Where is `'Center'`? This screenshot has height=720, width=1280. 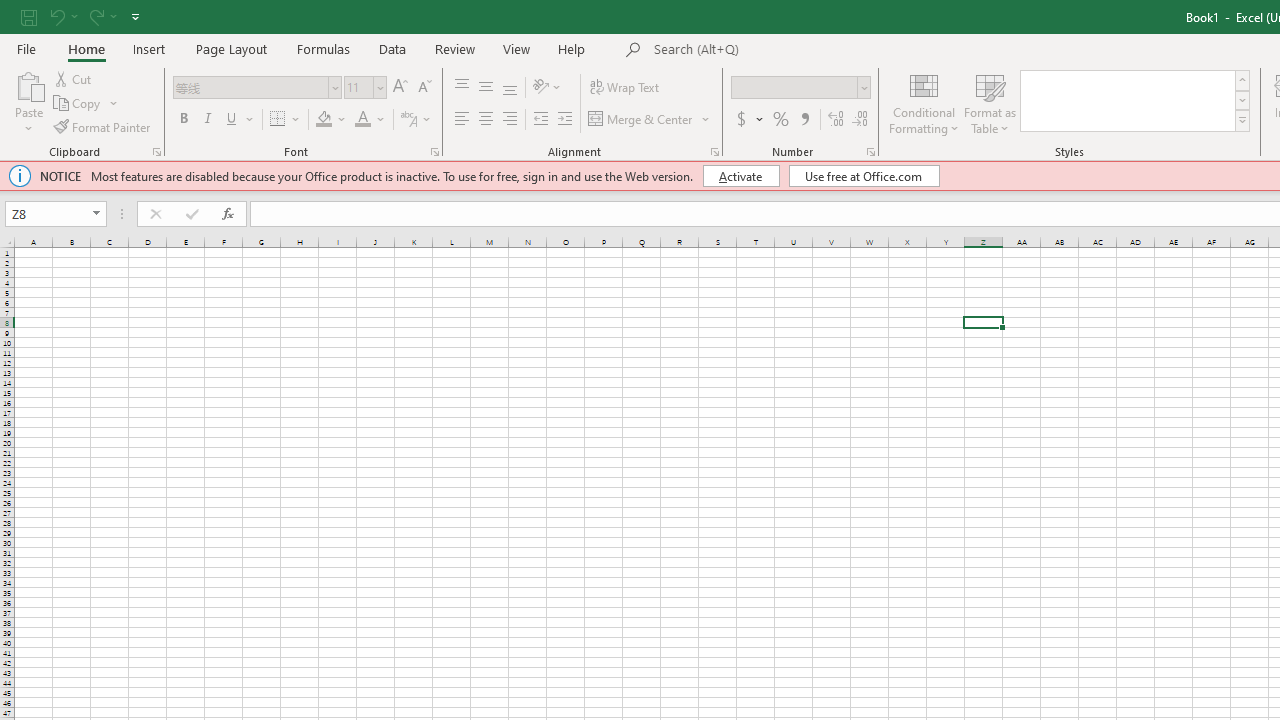
'Center' is located at coordinates (485, 119).